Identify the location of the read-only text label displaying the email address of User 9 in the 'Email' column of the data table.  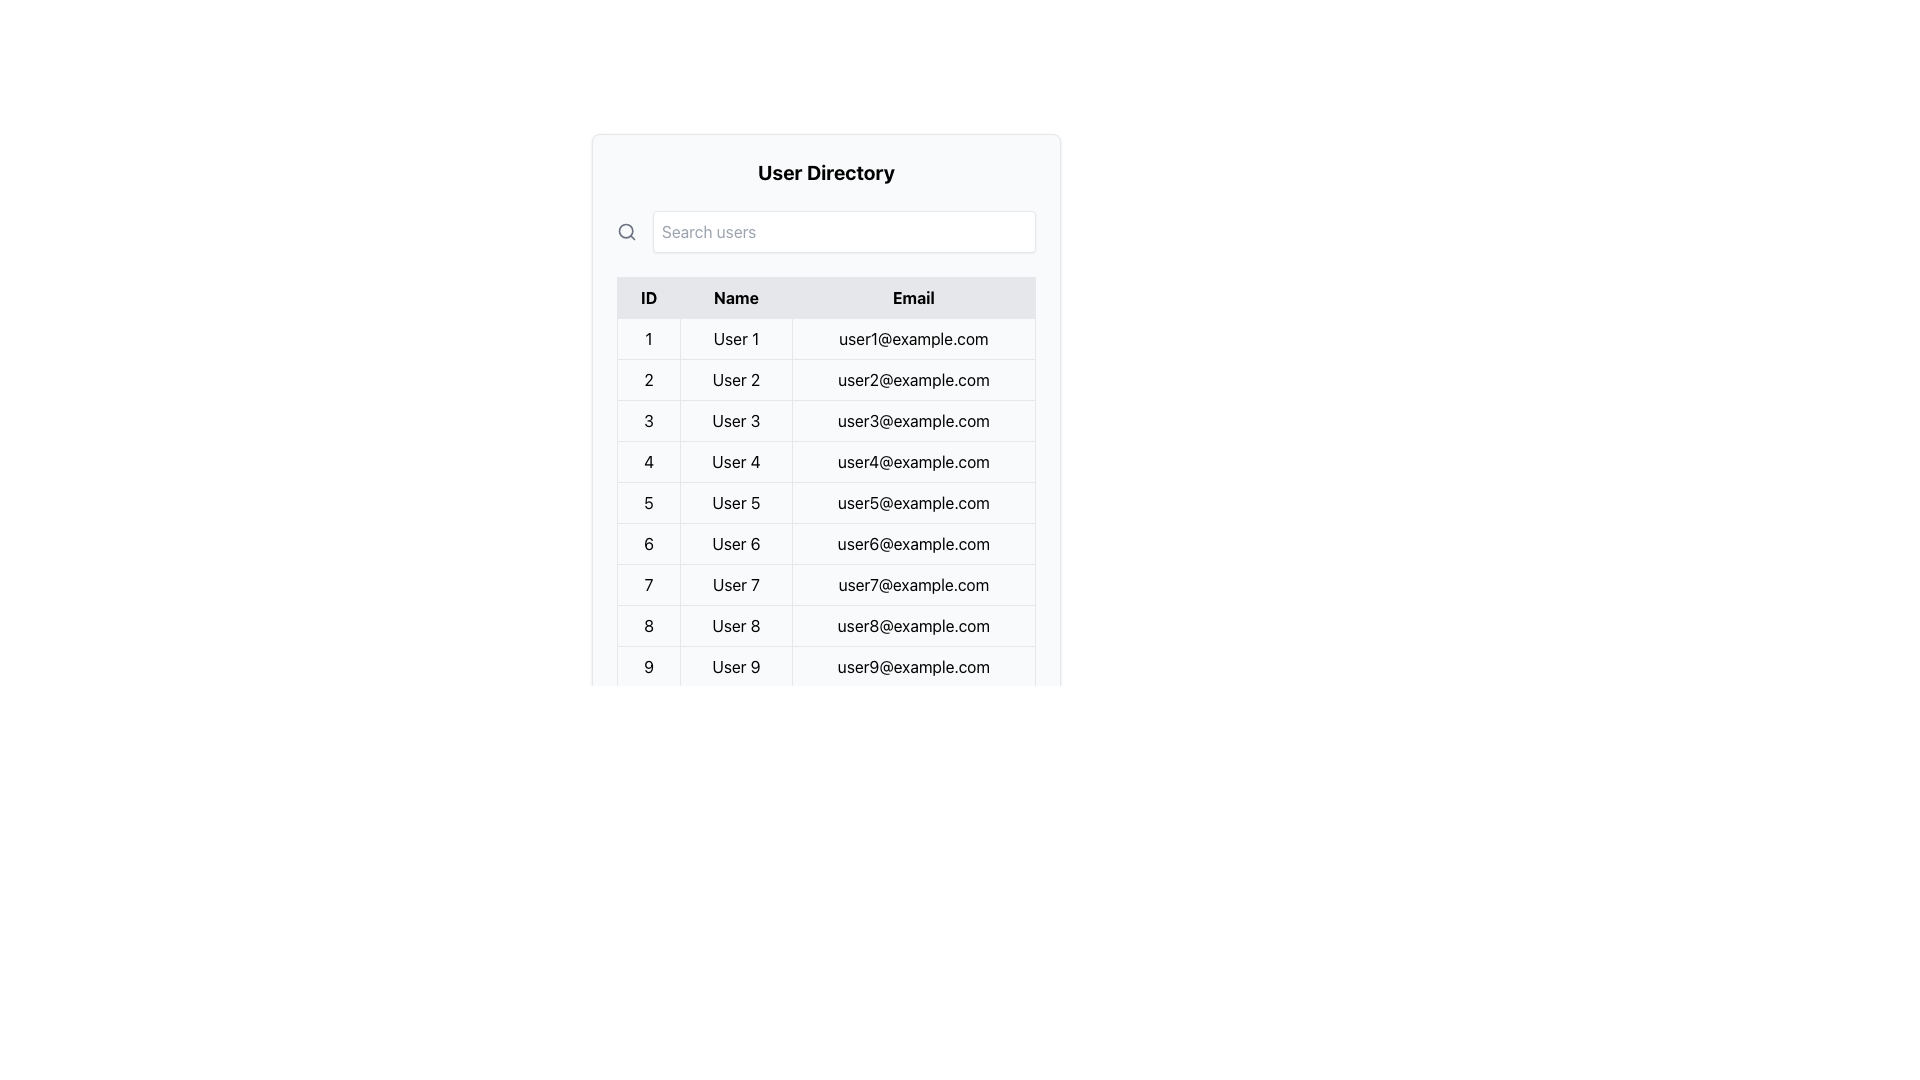
(912, 667).